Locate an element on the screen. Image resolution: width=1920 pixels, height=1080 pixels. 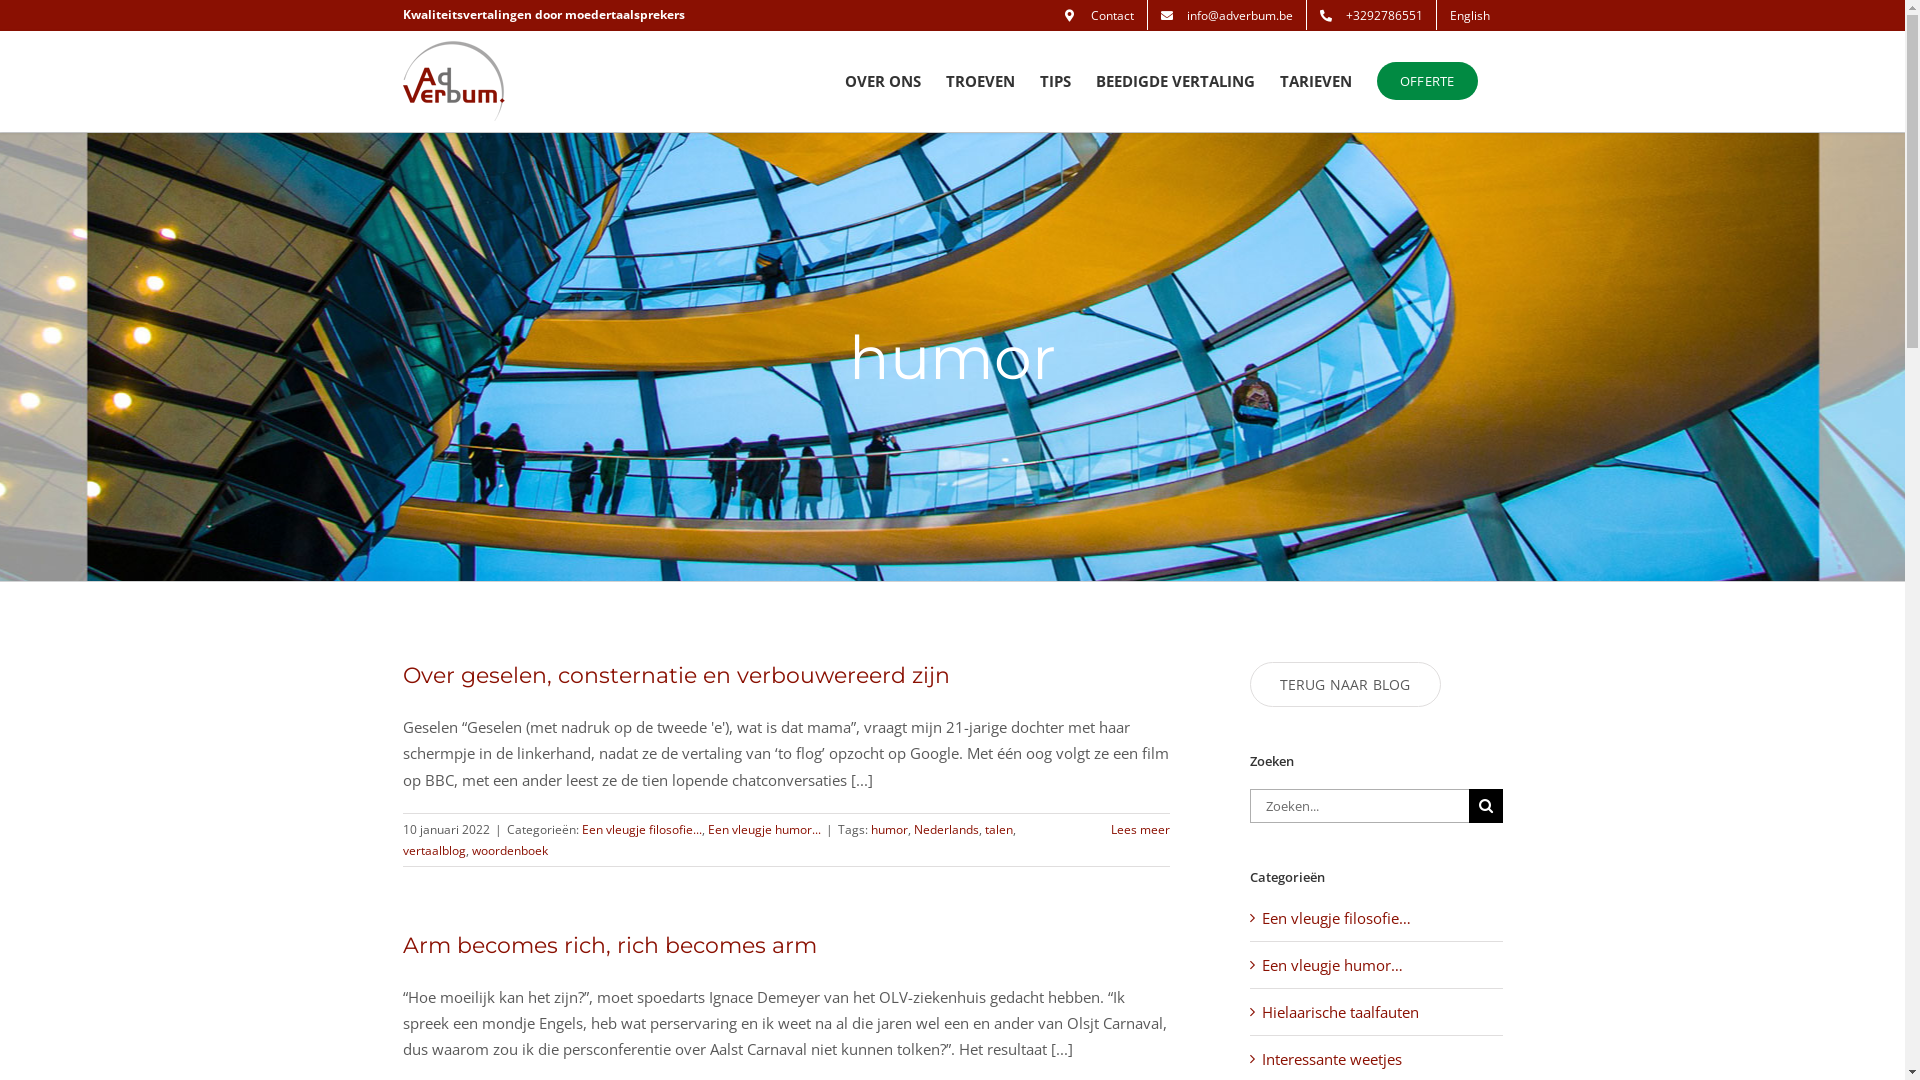
'Lees meer' is located at coordinates (1139, 829).